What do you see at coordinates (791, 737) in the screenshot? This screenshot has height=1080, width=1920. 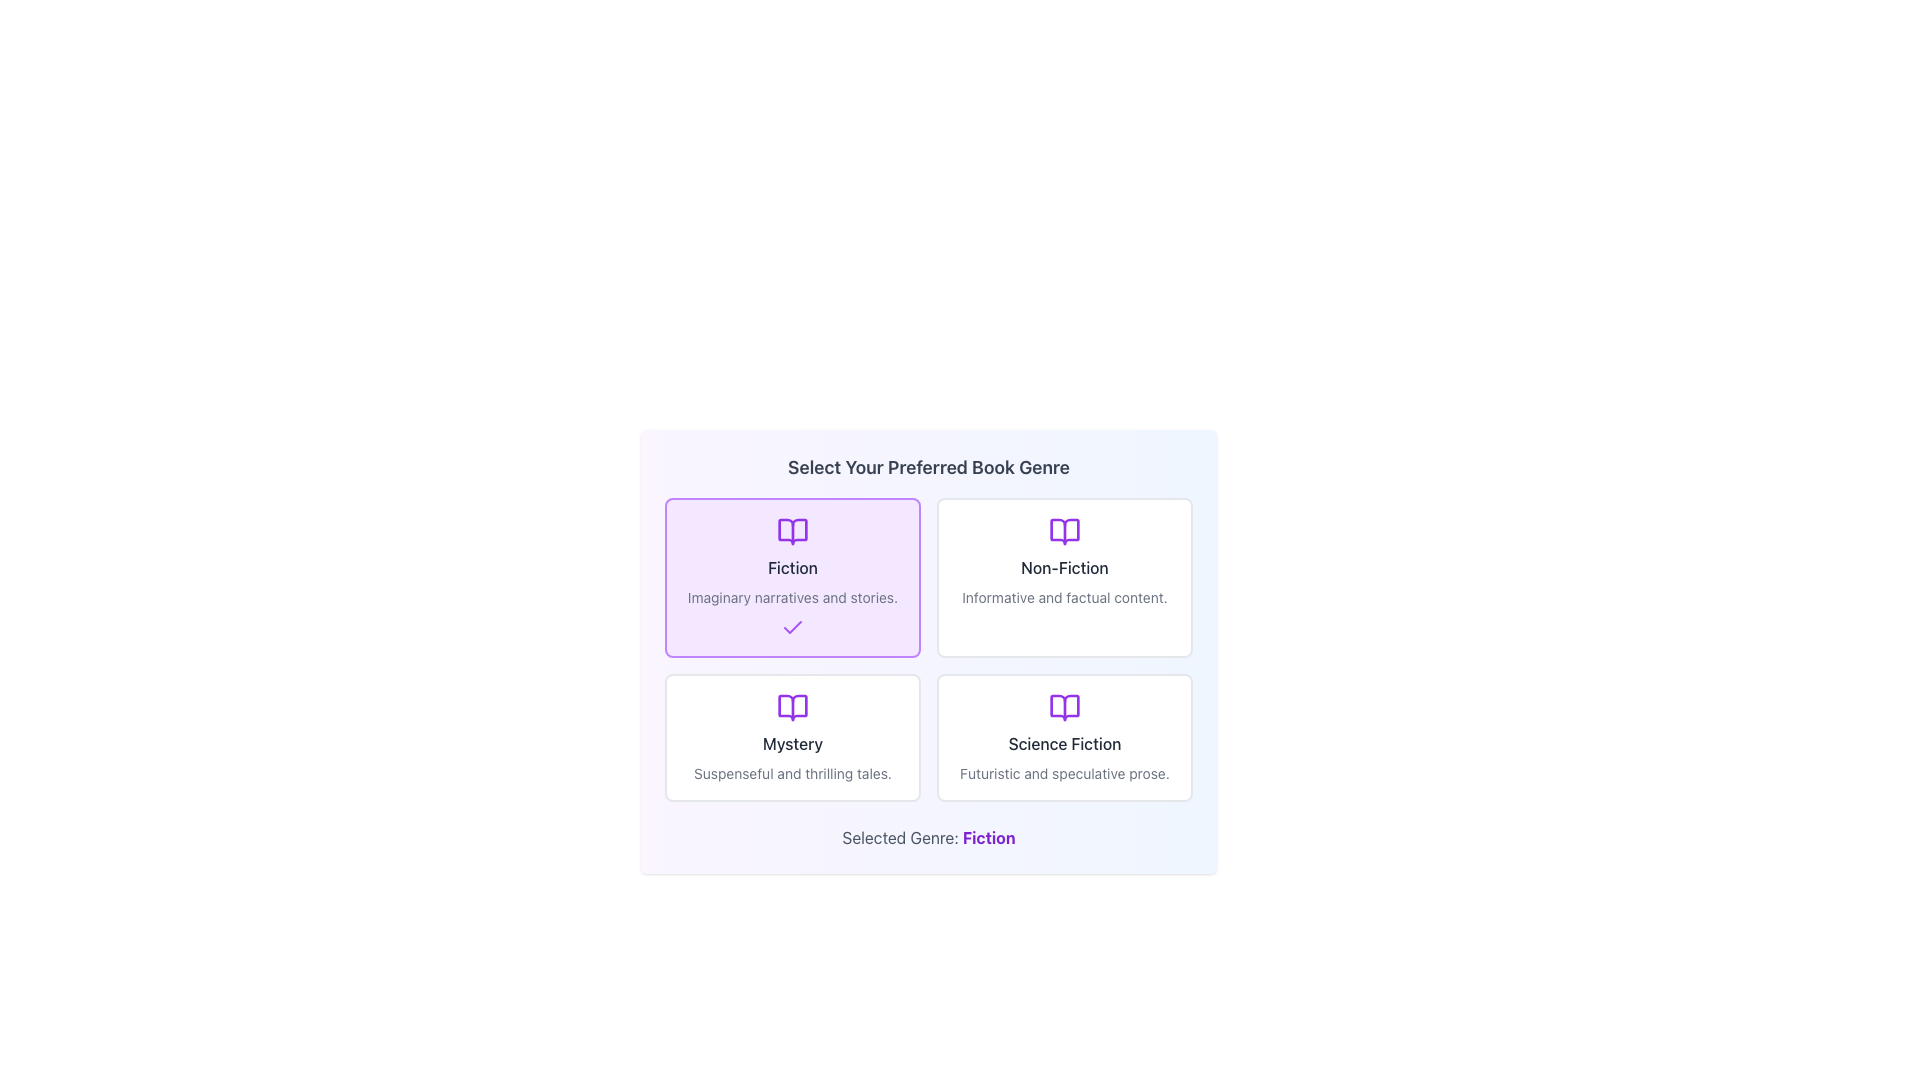 I see `the 'Mystery' interactive card located in the bottom-left of the grid layout, below the 'Fiction' card and to the left of the 'Science Fiction' card` at bounding box center [791, 737].